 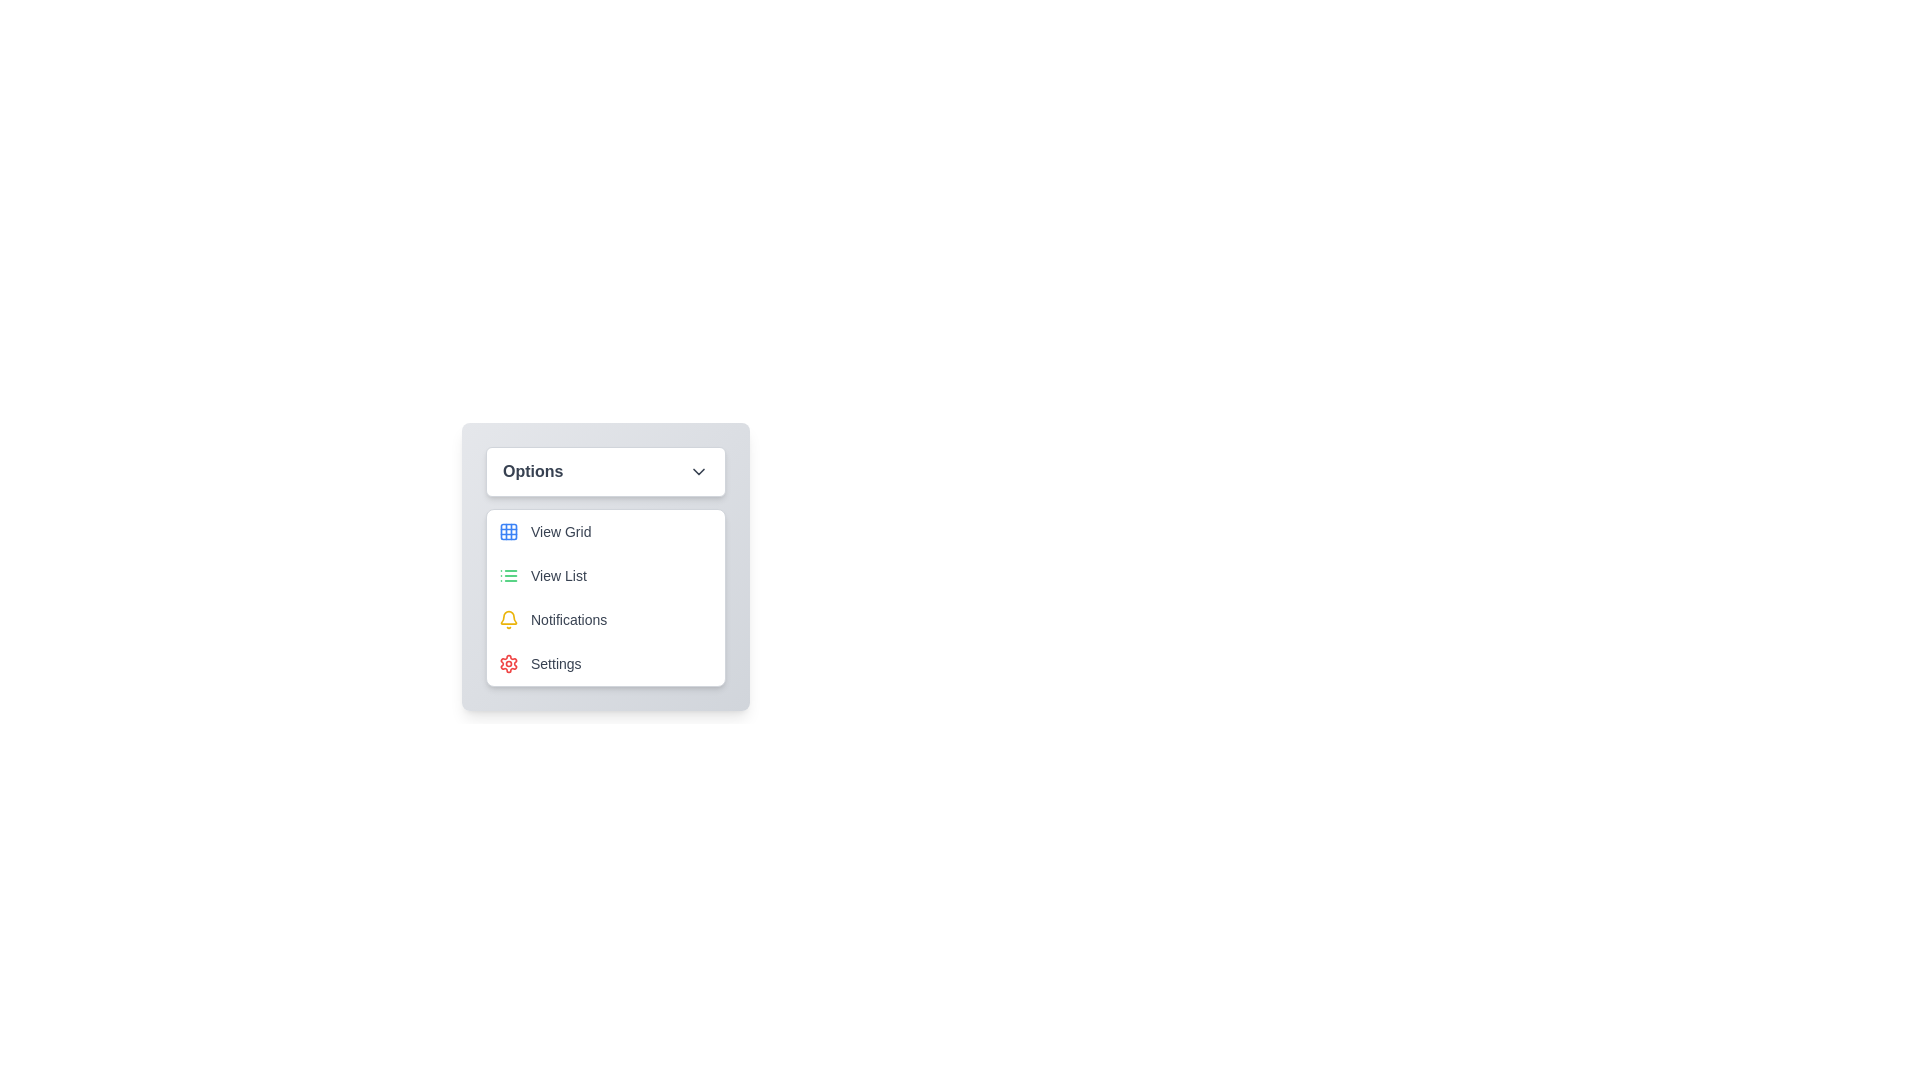 I want to click on the second item in the dropdown menu, which allows switching to the list view mode, using keyboard navigation, so click(x=604, y=575).